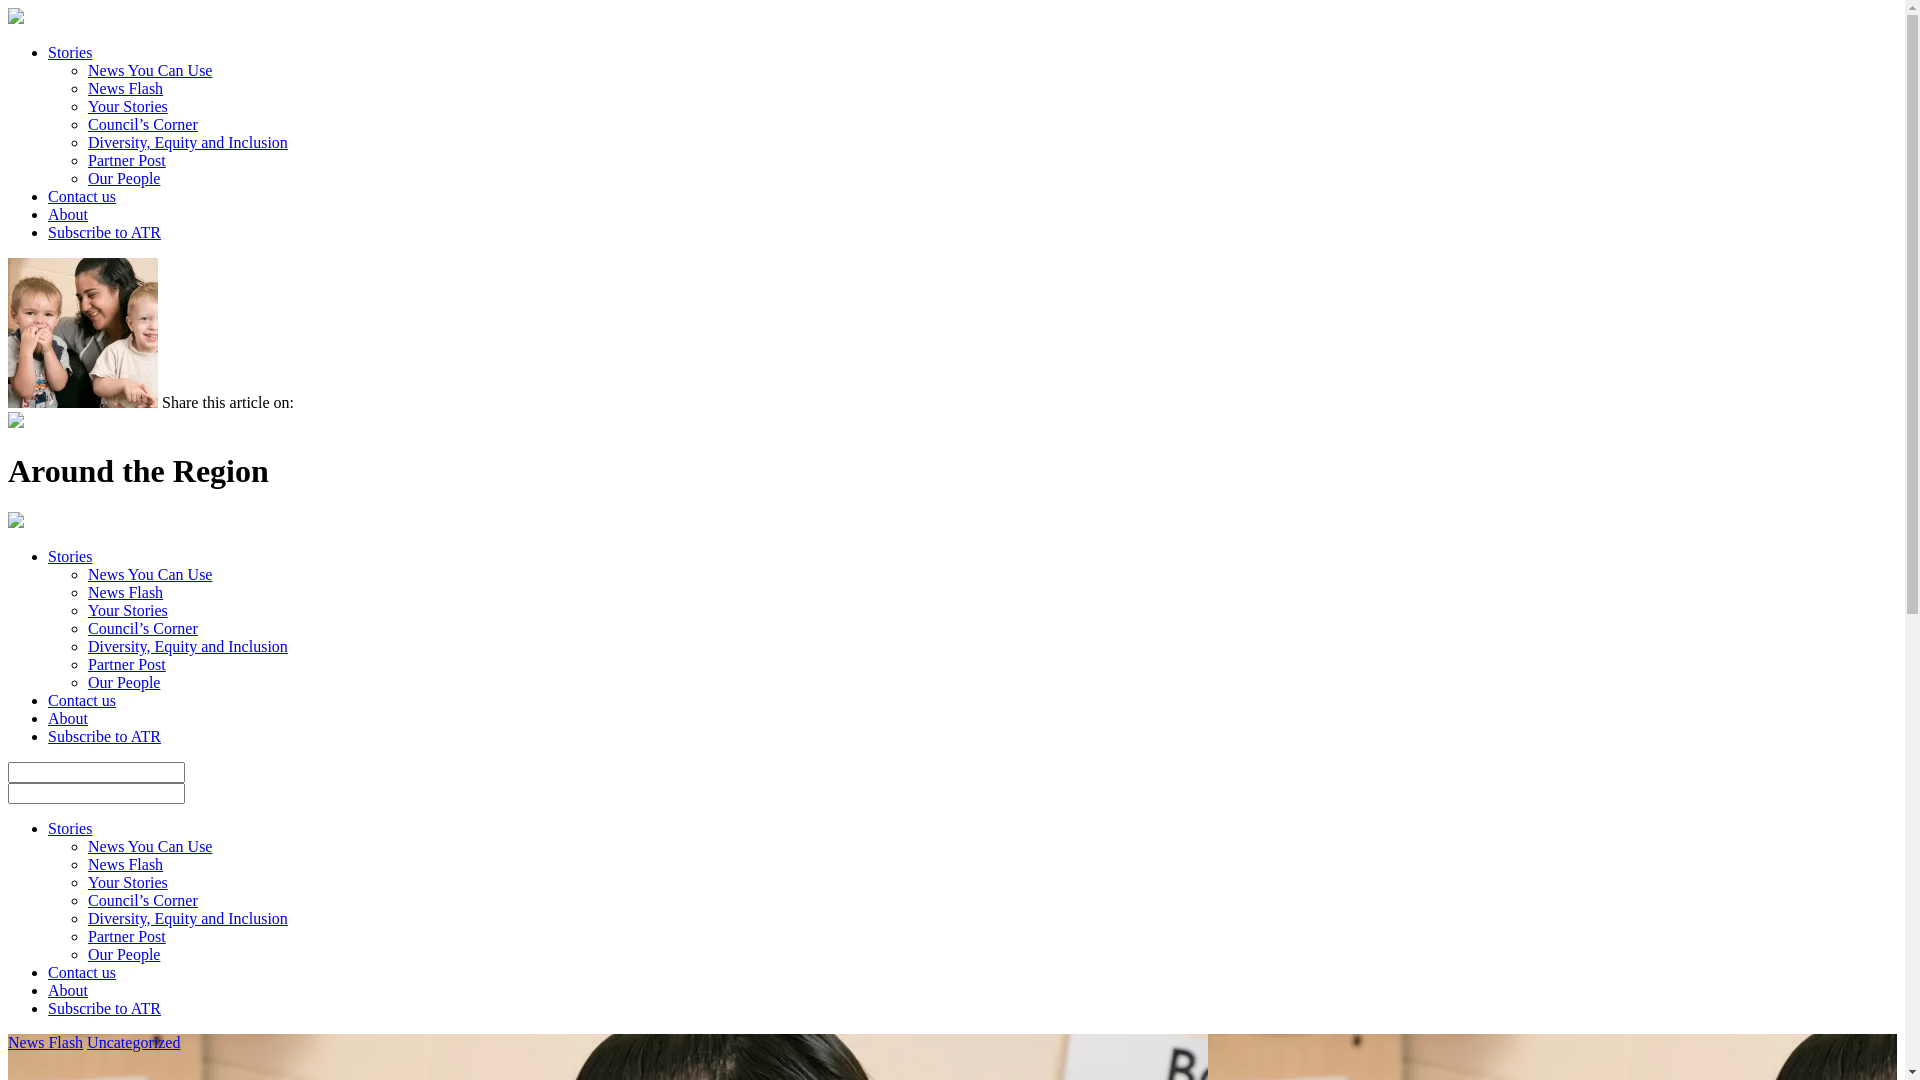 This screenshot has height=1080, width=1920. What do you see at coordinates (80, 971) in the screenshot?
I see `'Contact us'` at bounding box center [80, 971].